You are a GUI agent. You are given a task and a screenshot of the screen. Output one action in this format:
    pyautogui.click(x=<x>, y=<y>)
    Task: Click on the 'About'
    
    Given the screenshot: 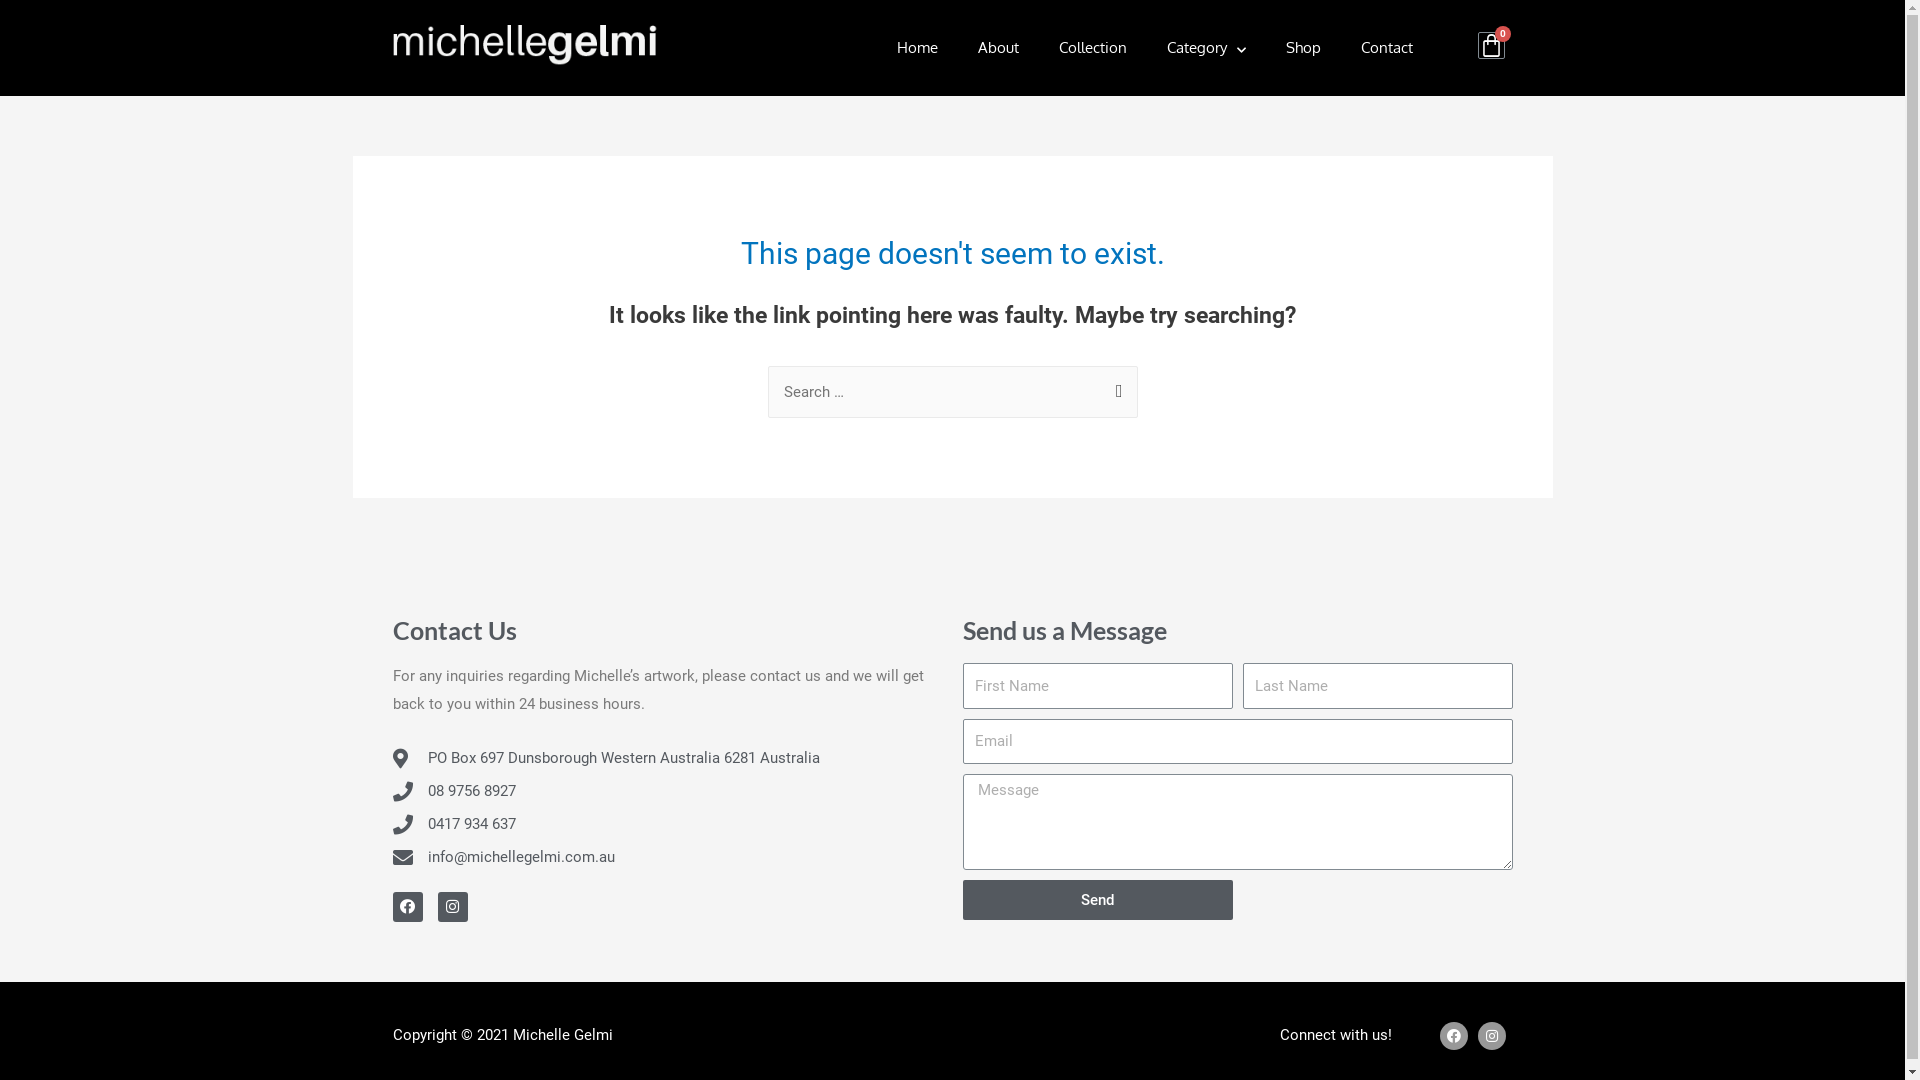 What is the action you would take?
    pyautogui.click(x=998, y=46)
    